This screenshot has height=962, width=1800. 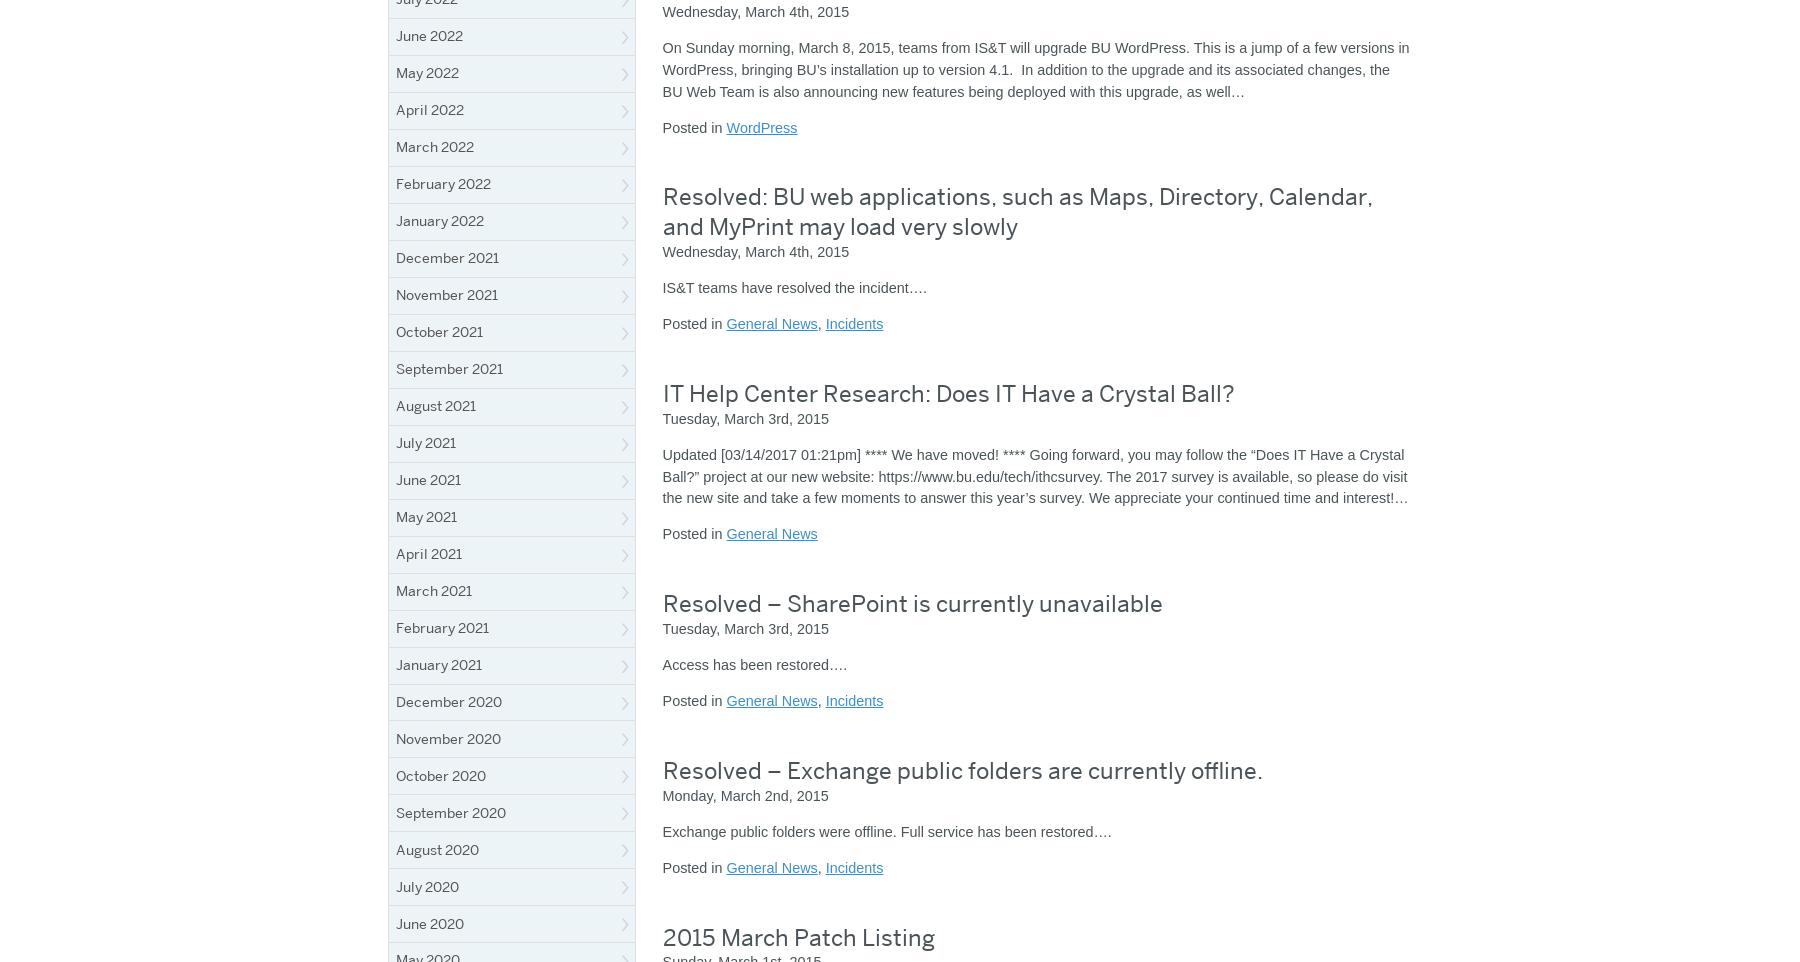 I want to click on 'WordPress', so click(x=760, y=125).